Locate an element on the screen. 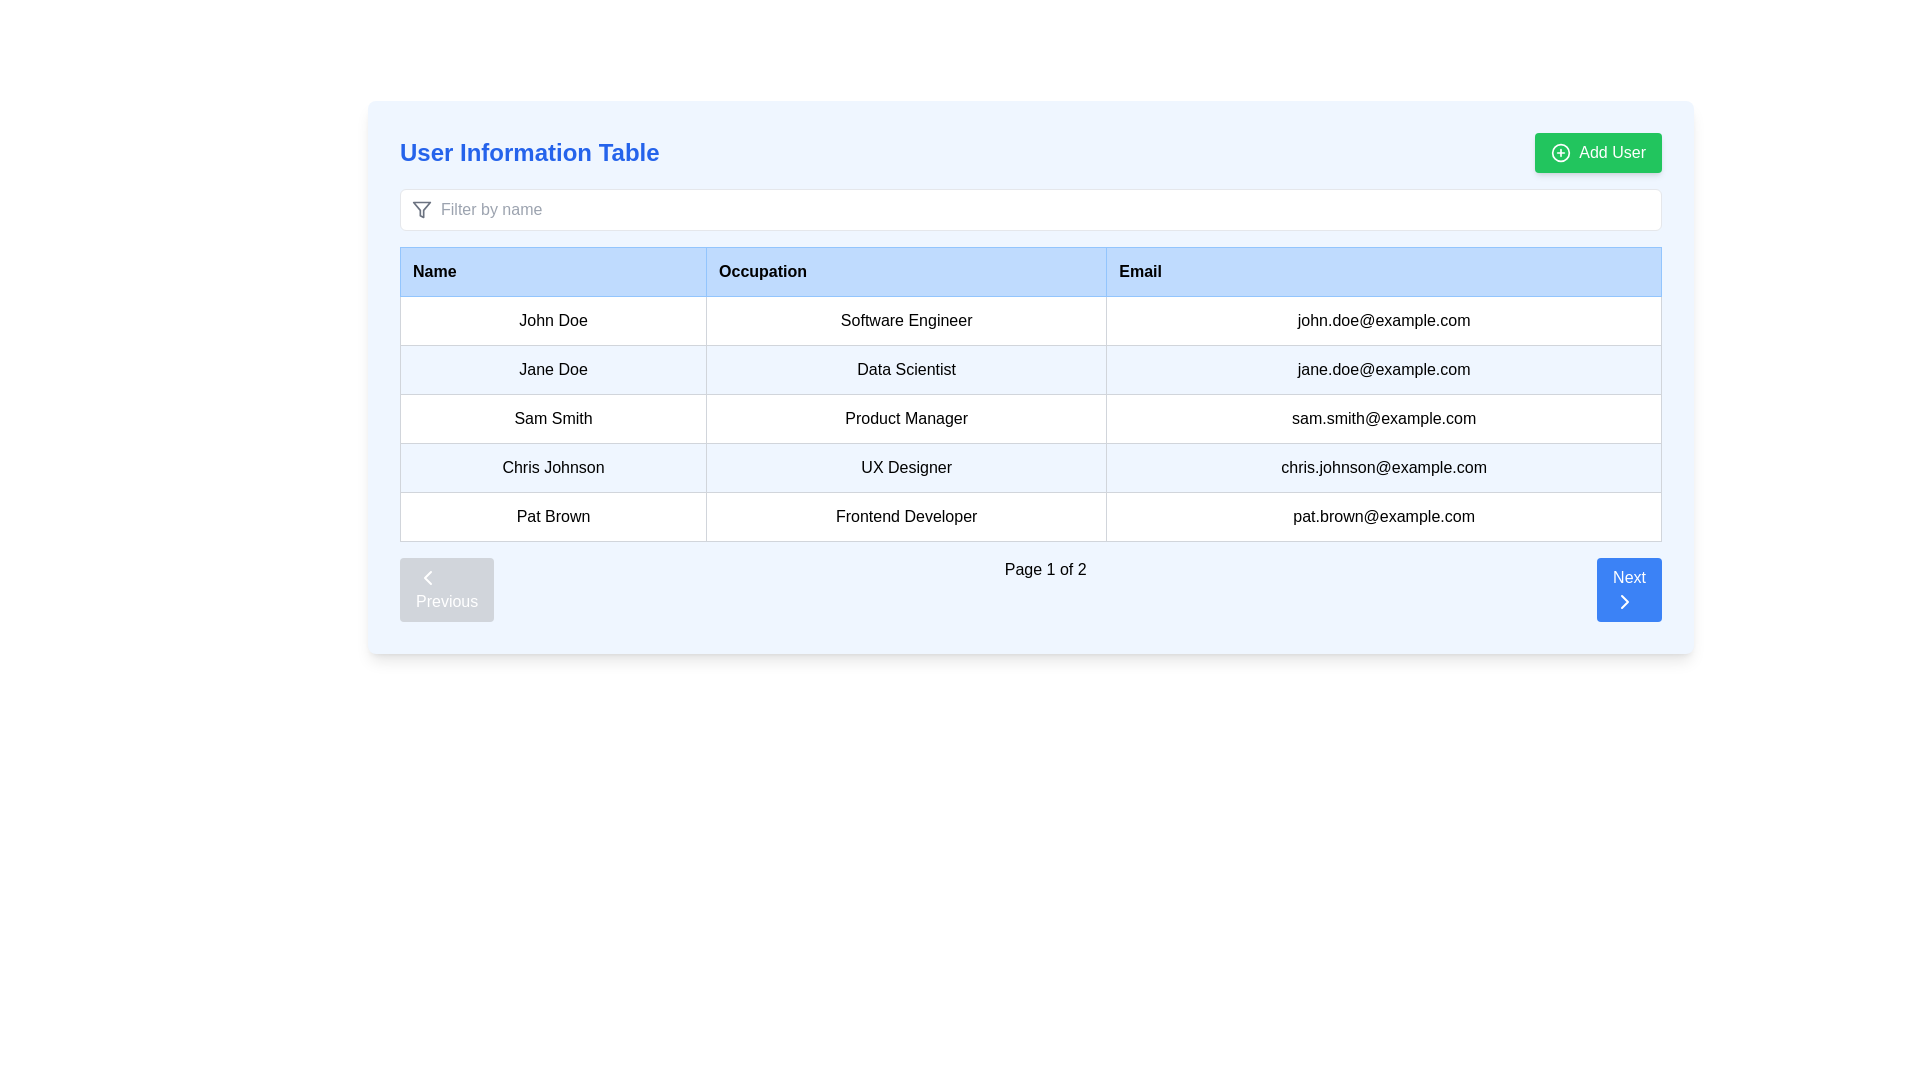  email address 'john.doe@example.com' displayed in the text cell located in the third column under the 'Email' header, corresponding to the row for 'John Doe' is located at coordinates (1383, 319).